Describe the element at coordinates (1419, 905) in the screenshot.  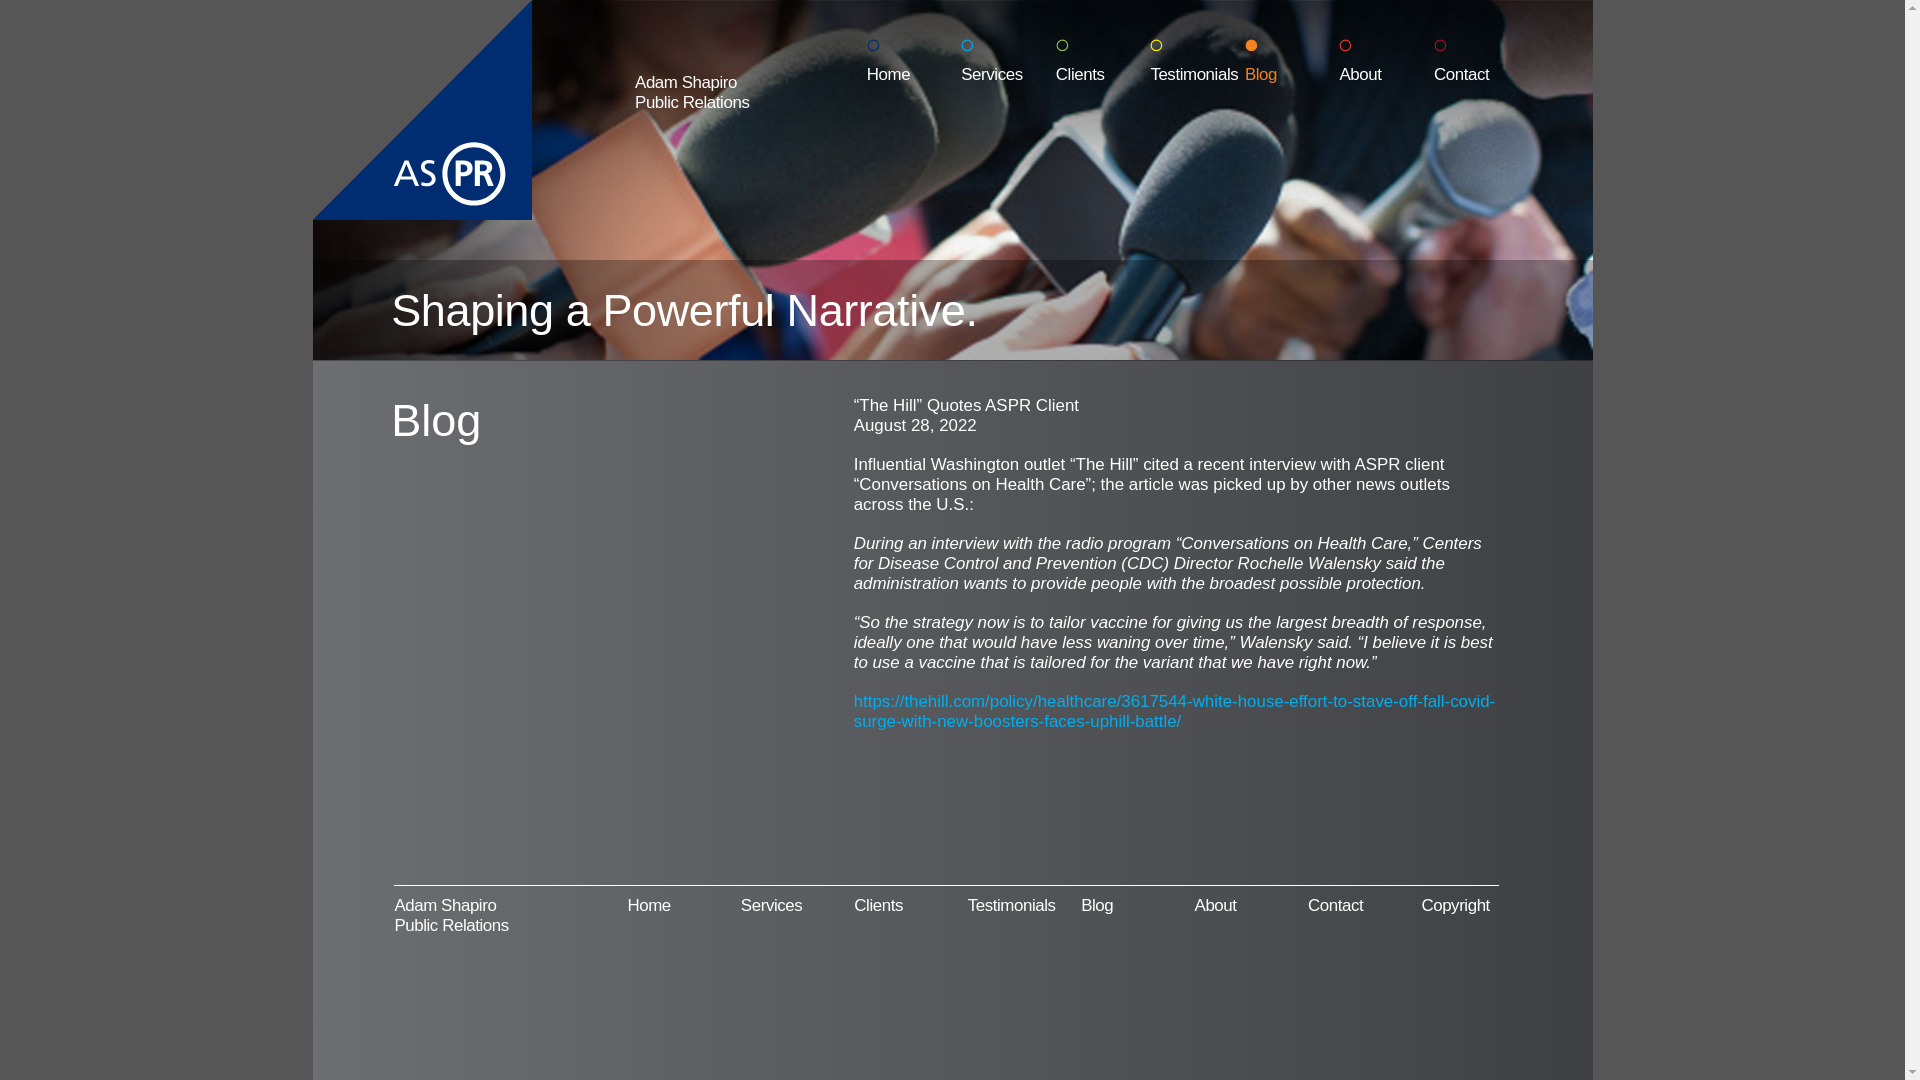
I see `'Copyright'` at that location.